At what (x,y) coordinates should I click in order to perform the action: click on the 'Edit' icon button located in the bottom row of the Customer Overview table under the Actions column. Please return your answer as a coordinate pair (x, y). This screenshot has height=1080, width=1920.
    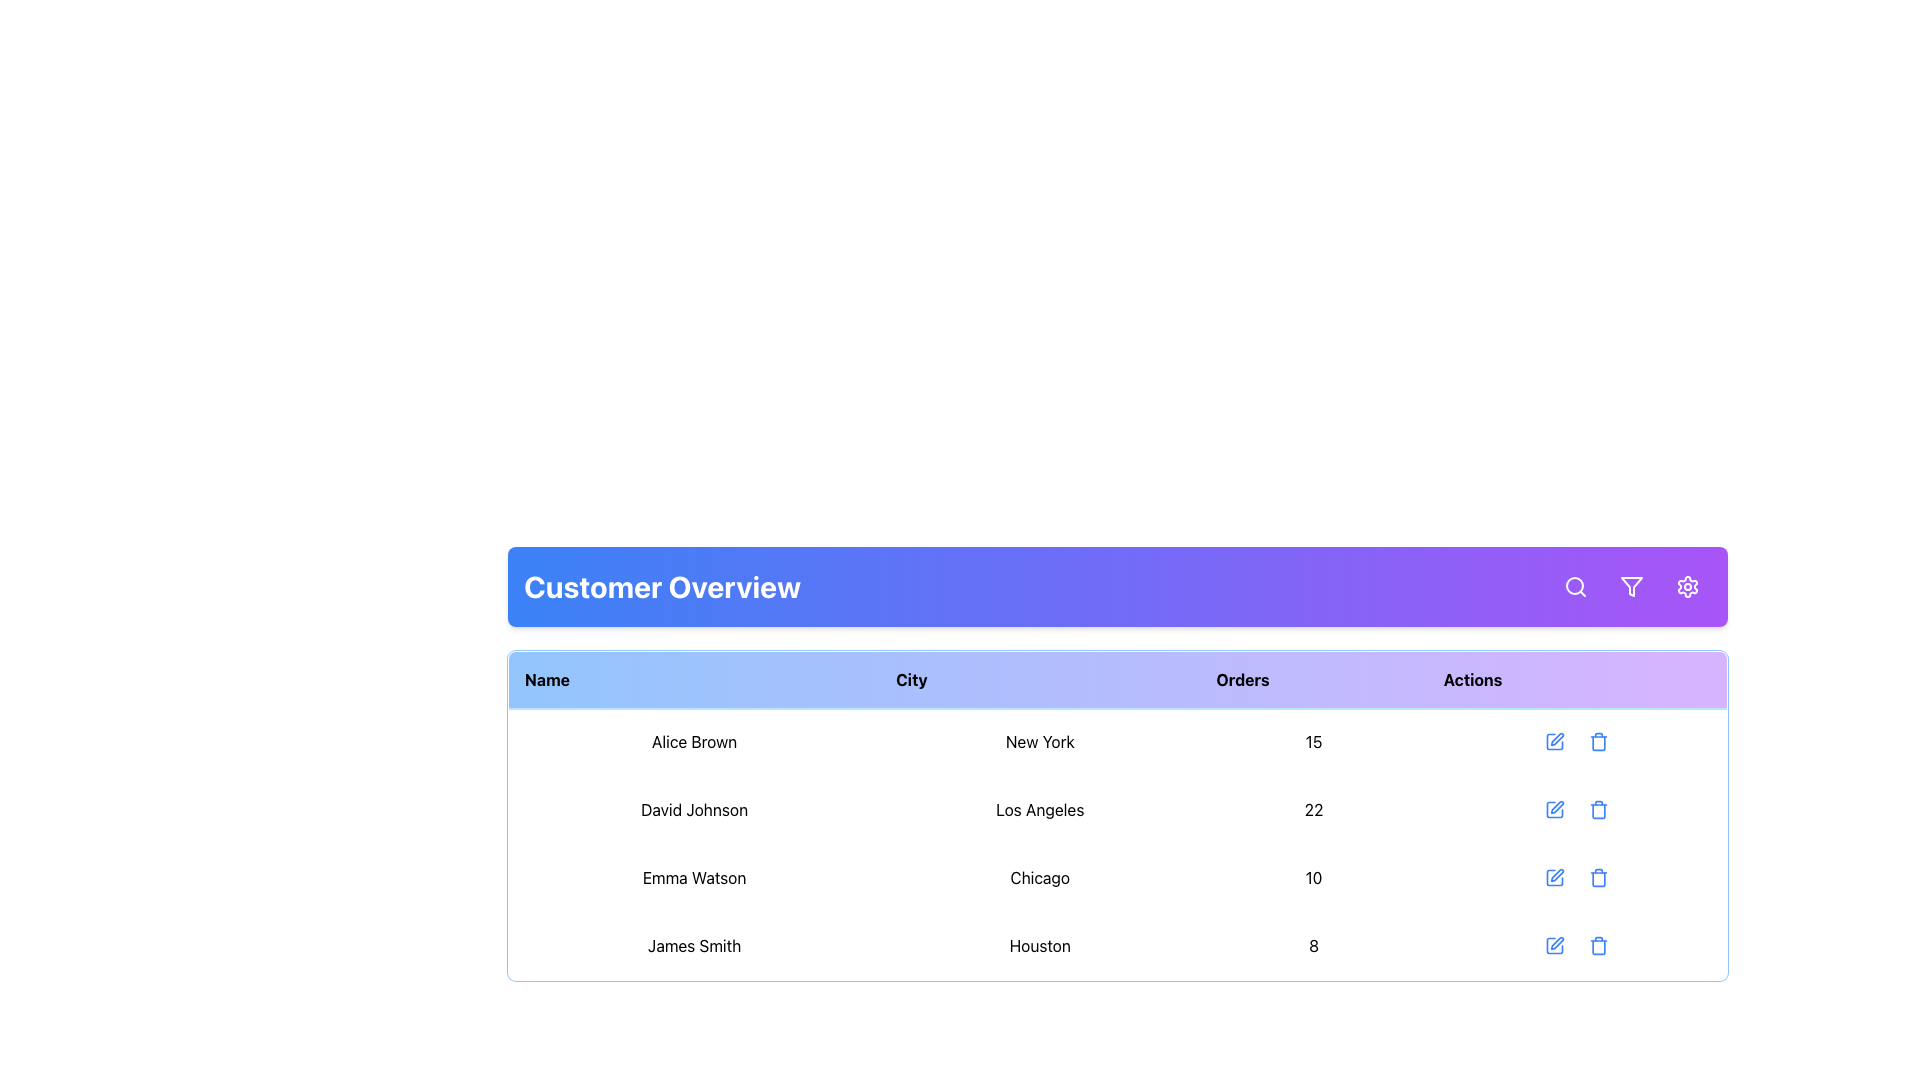
    Looking at the image, I should click on (1554, 945).